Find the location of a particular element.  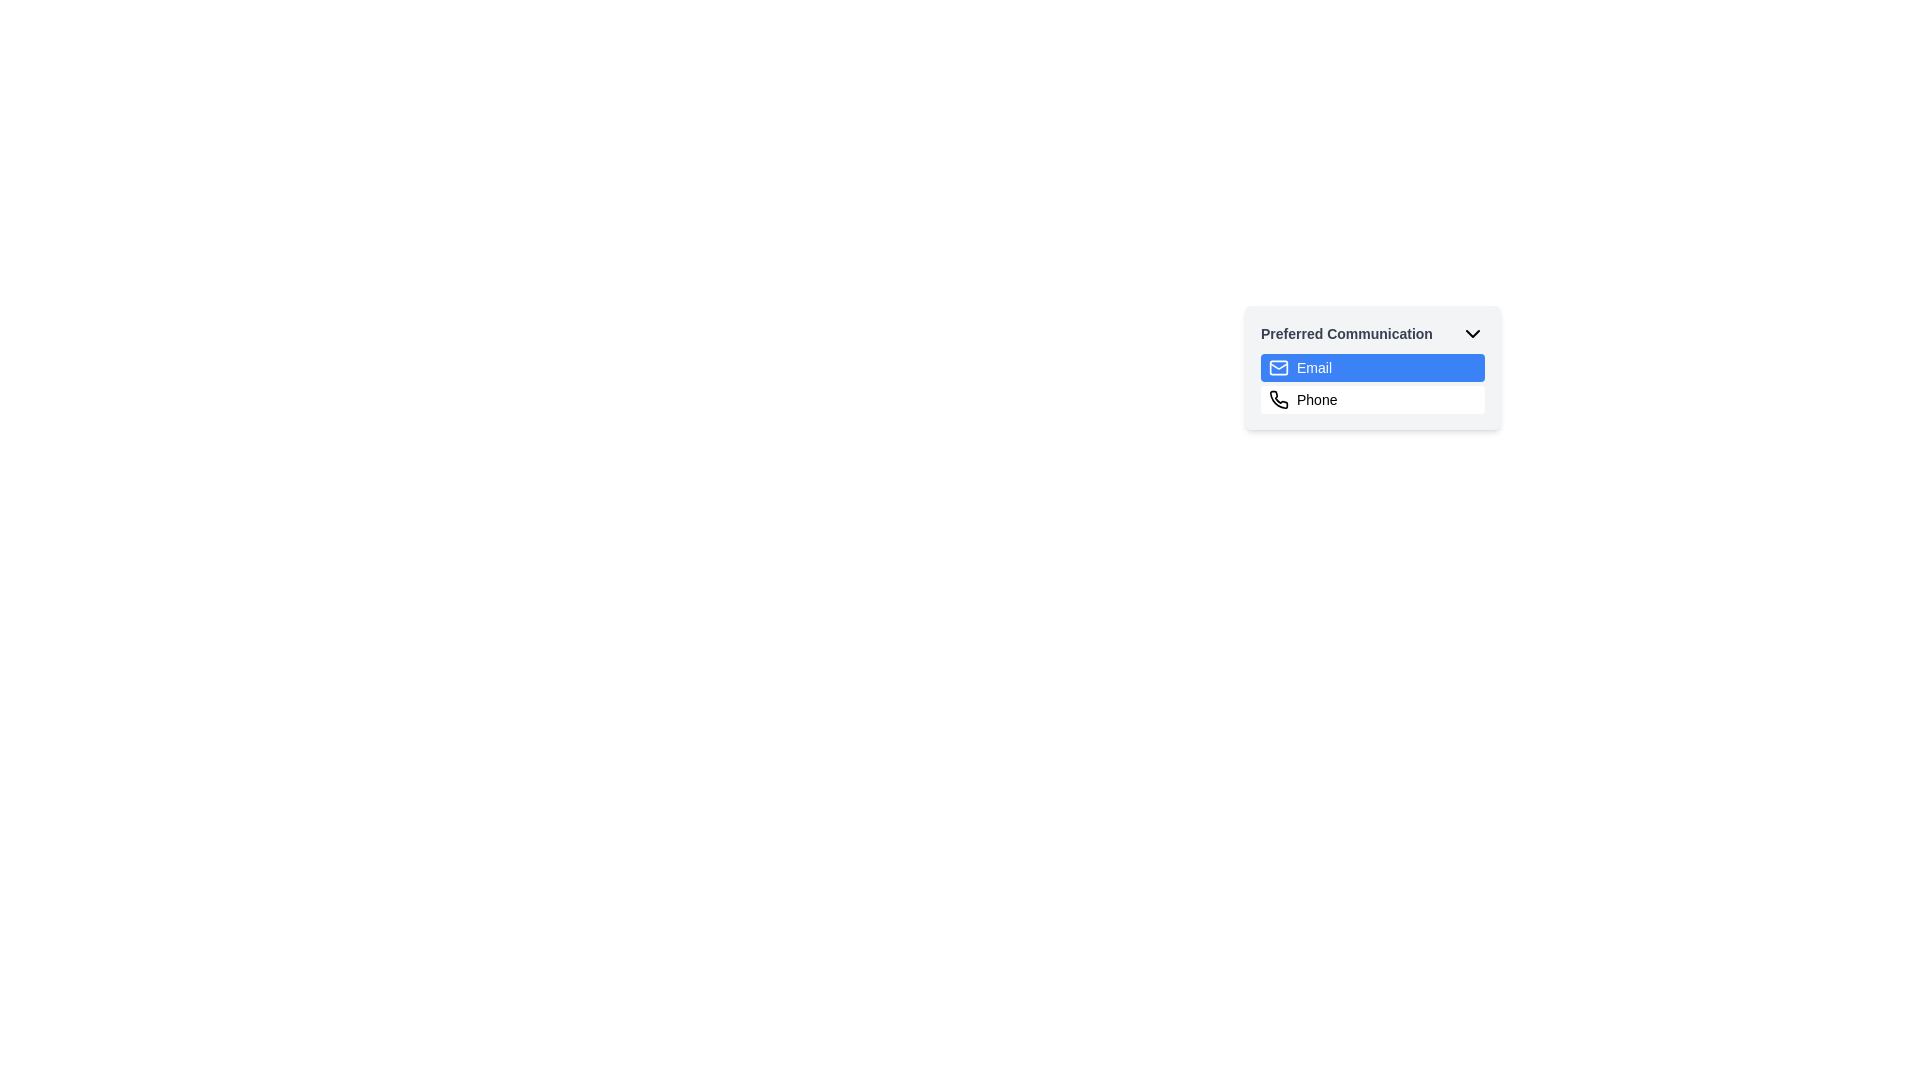

the downward-pointing arrow icon located to the right of the 'Preferred Communication' label is located at coordinates (1473, 333).